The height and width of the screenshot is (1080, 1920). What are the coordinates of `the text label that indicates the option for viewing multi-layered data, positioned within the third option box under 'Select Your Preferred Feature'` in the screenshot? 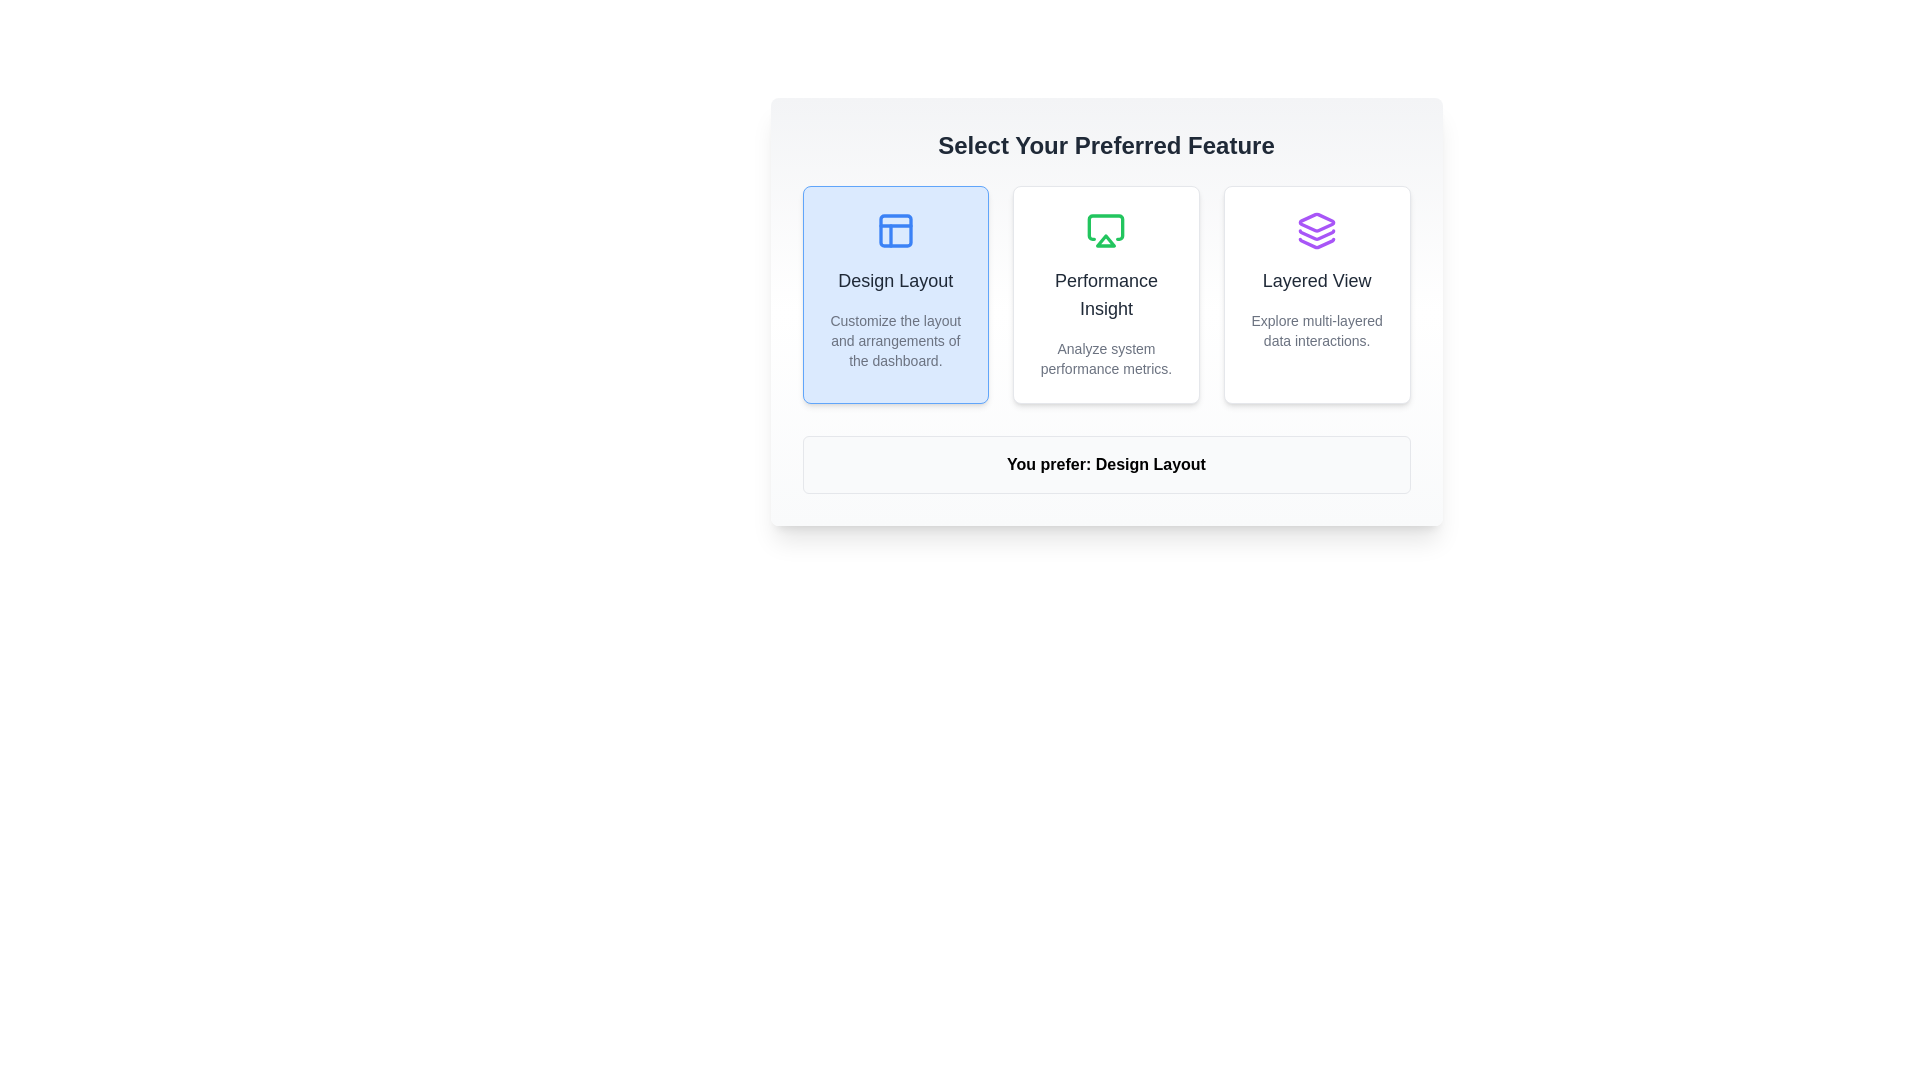 It's located at (1317, 281).